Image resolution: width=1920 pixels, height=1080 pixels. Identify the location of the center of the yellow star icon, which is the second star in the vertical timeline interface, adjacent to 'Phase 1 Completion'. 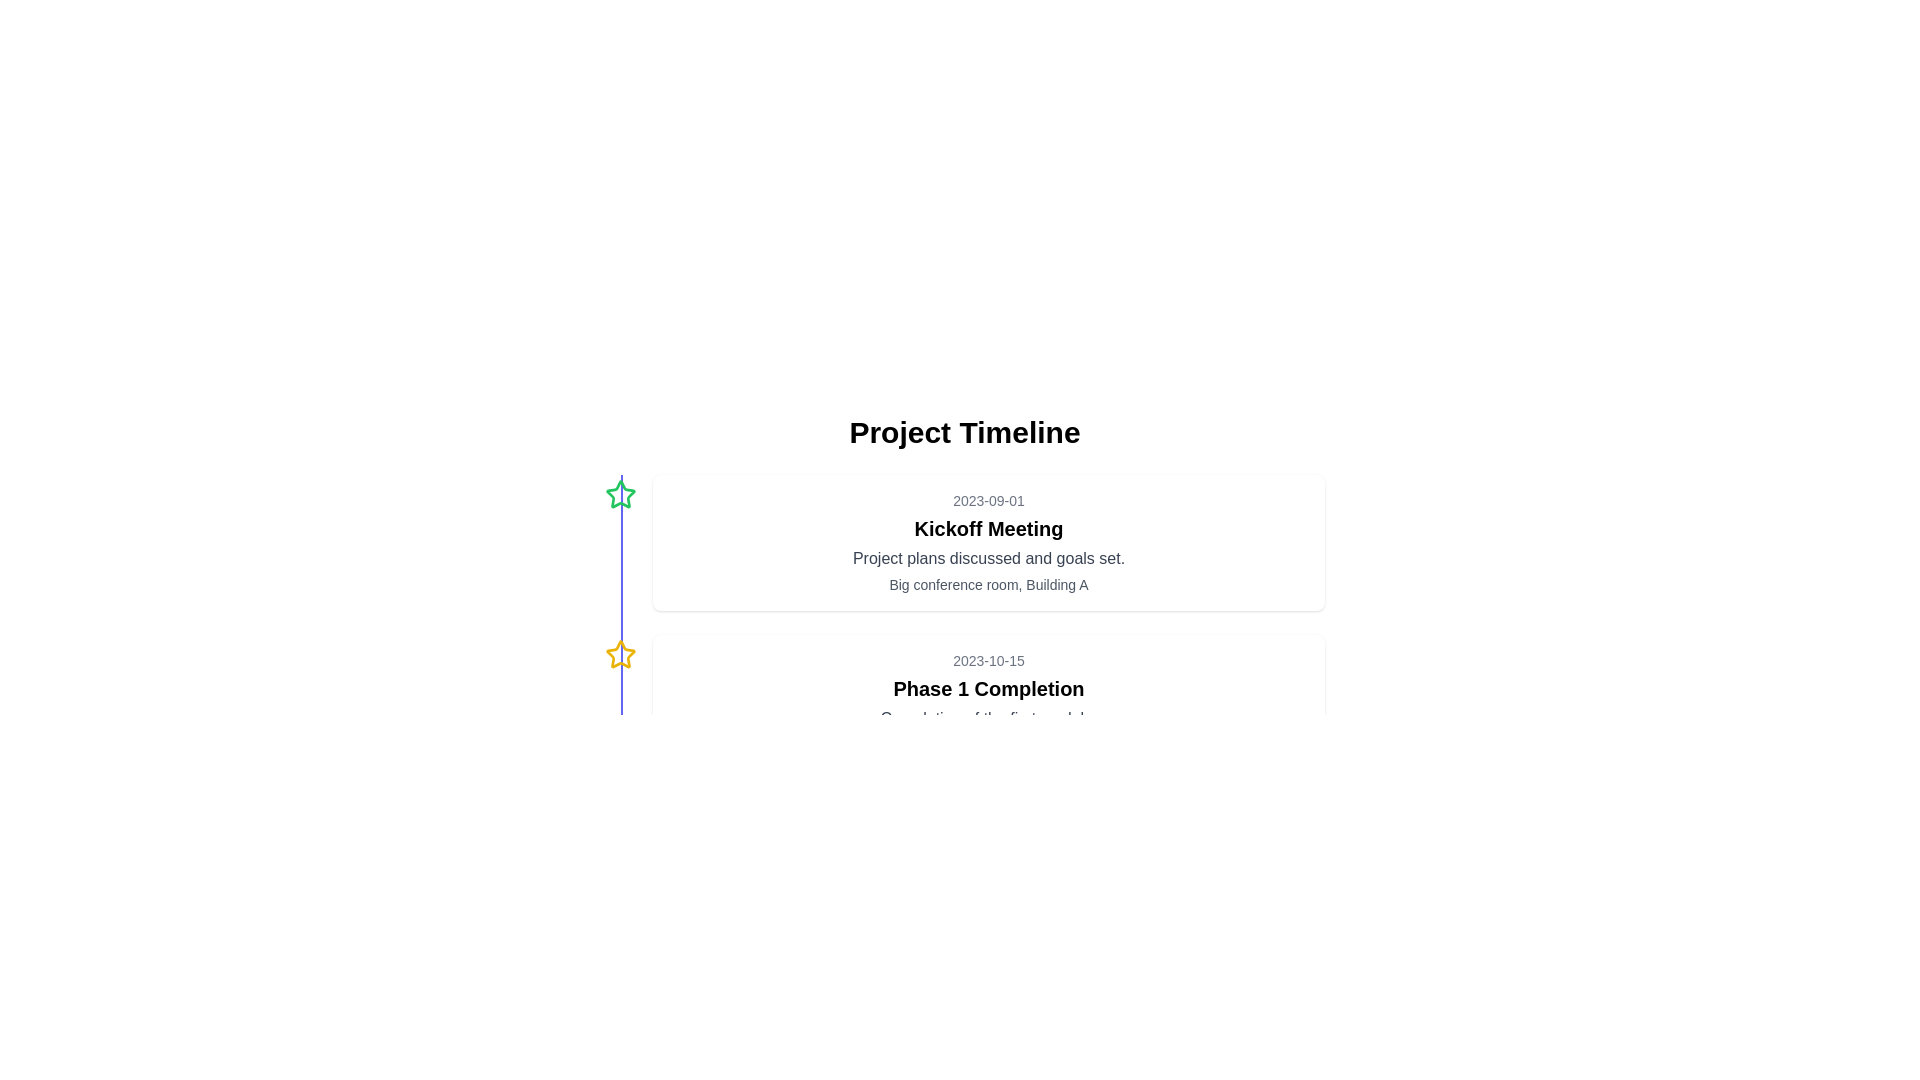
(619, 655).